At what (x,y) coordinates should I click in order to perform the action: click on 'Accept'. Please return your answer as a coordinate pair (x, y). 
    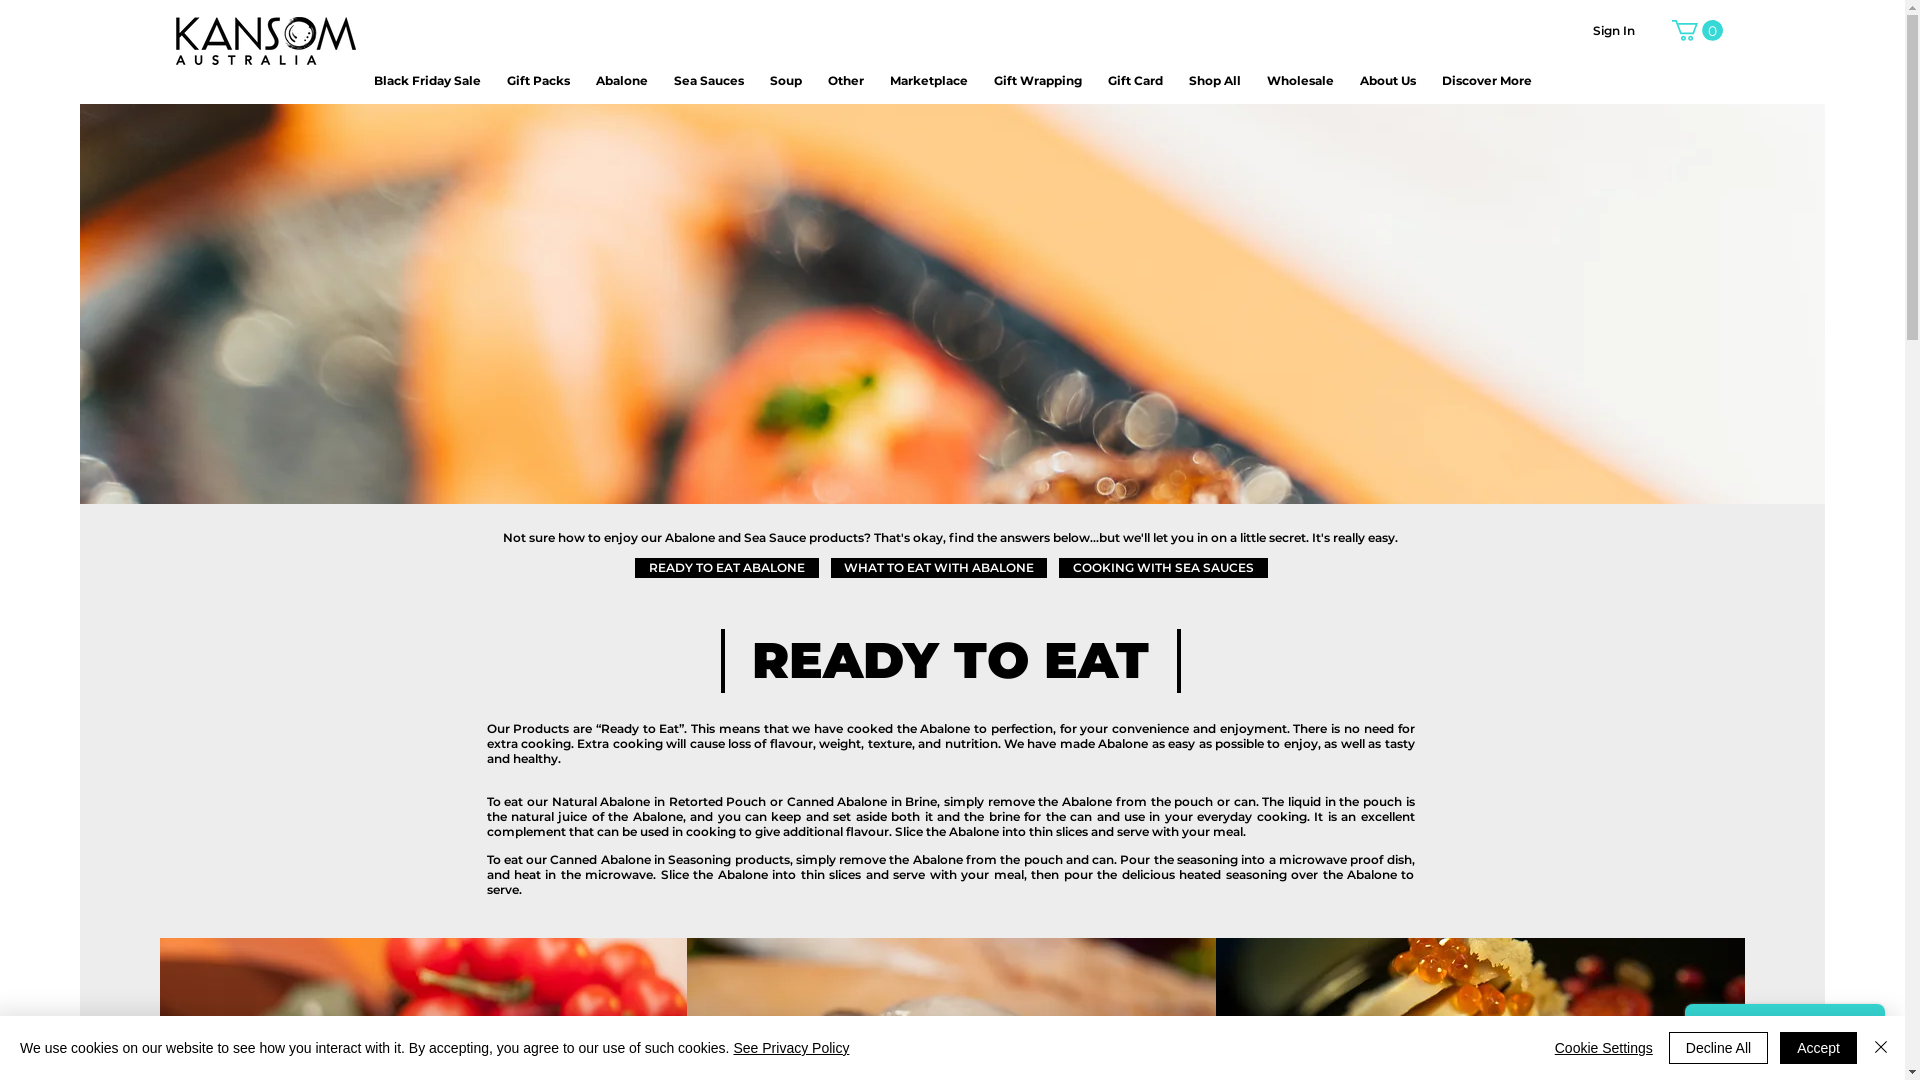
    Looking at the image, I should click on (1780, 1047).